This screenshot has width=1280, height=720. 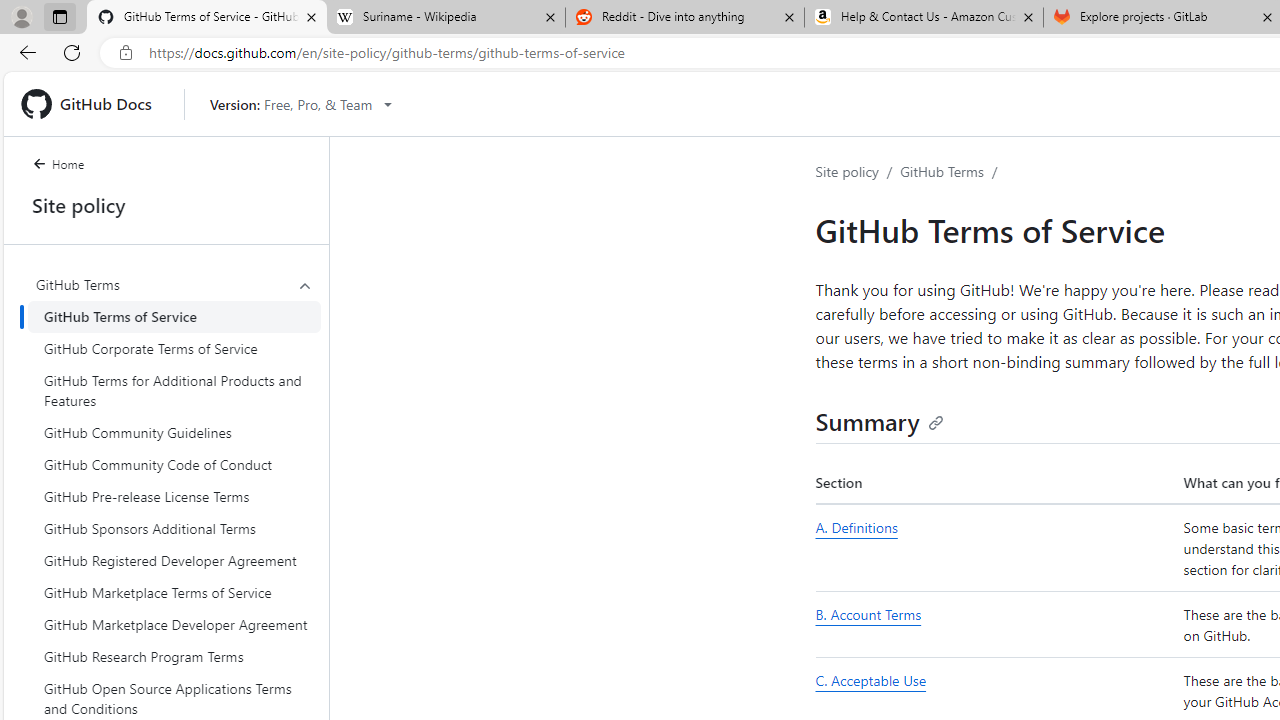 I want to click on 'Suriname - Wikipedia', so click(x=444, y=17).